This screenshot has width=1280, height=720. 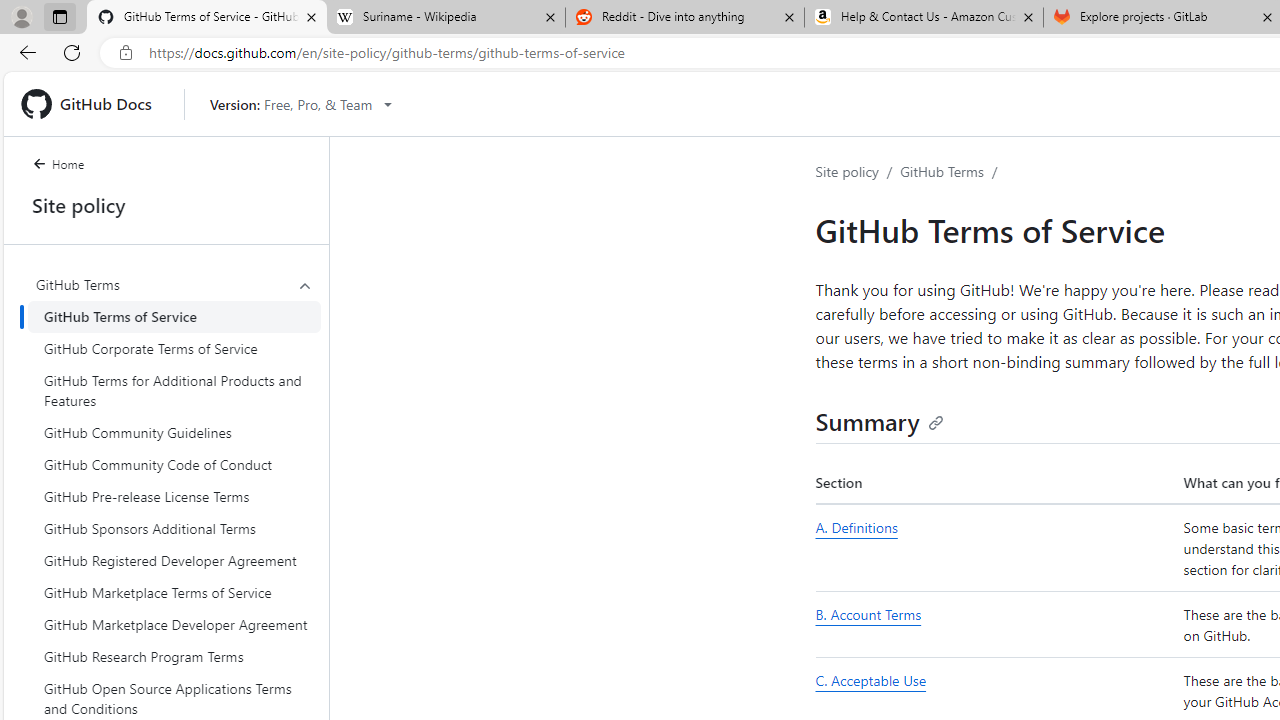 I want to click on 'Suriname - Wikipedia', so click(x=444, y=17).